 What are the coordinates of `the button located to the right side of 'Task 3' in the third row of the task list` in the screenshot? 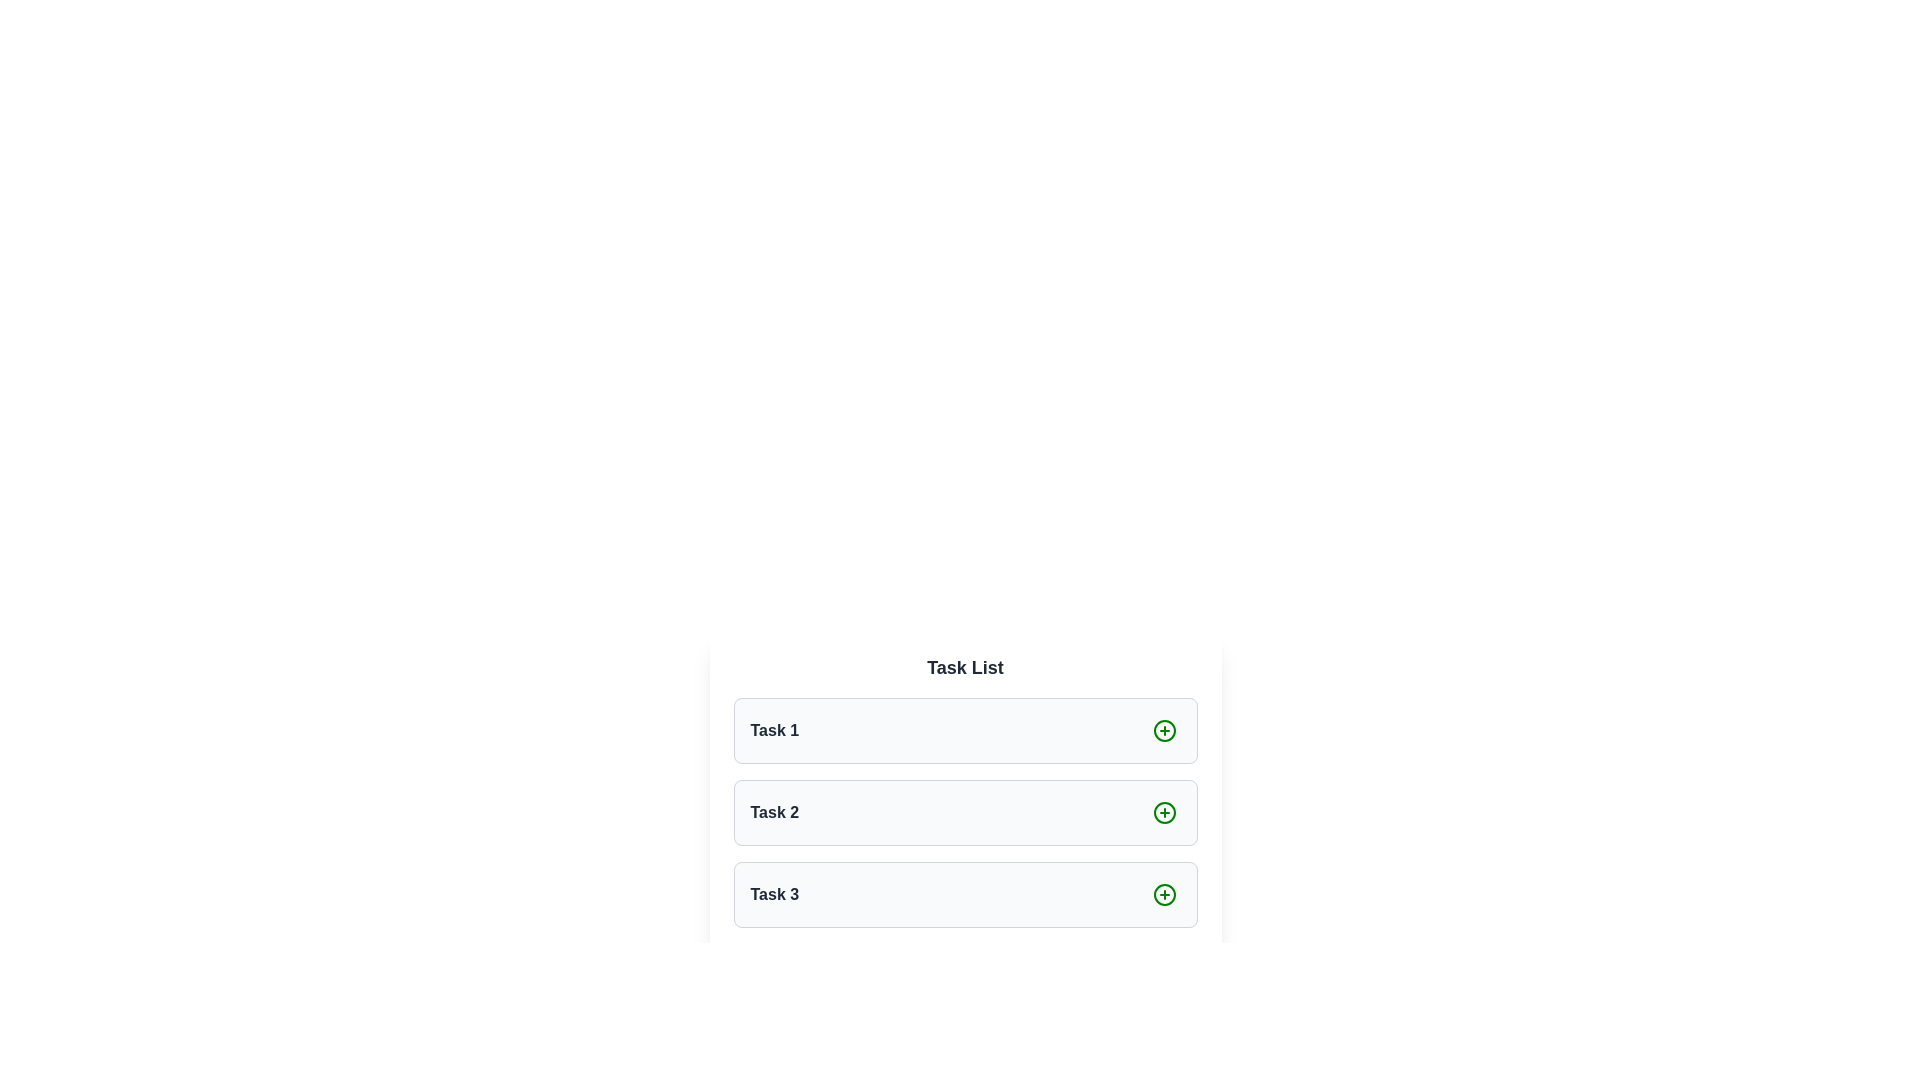 It's located at (1164, 893).